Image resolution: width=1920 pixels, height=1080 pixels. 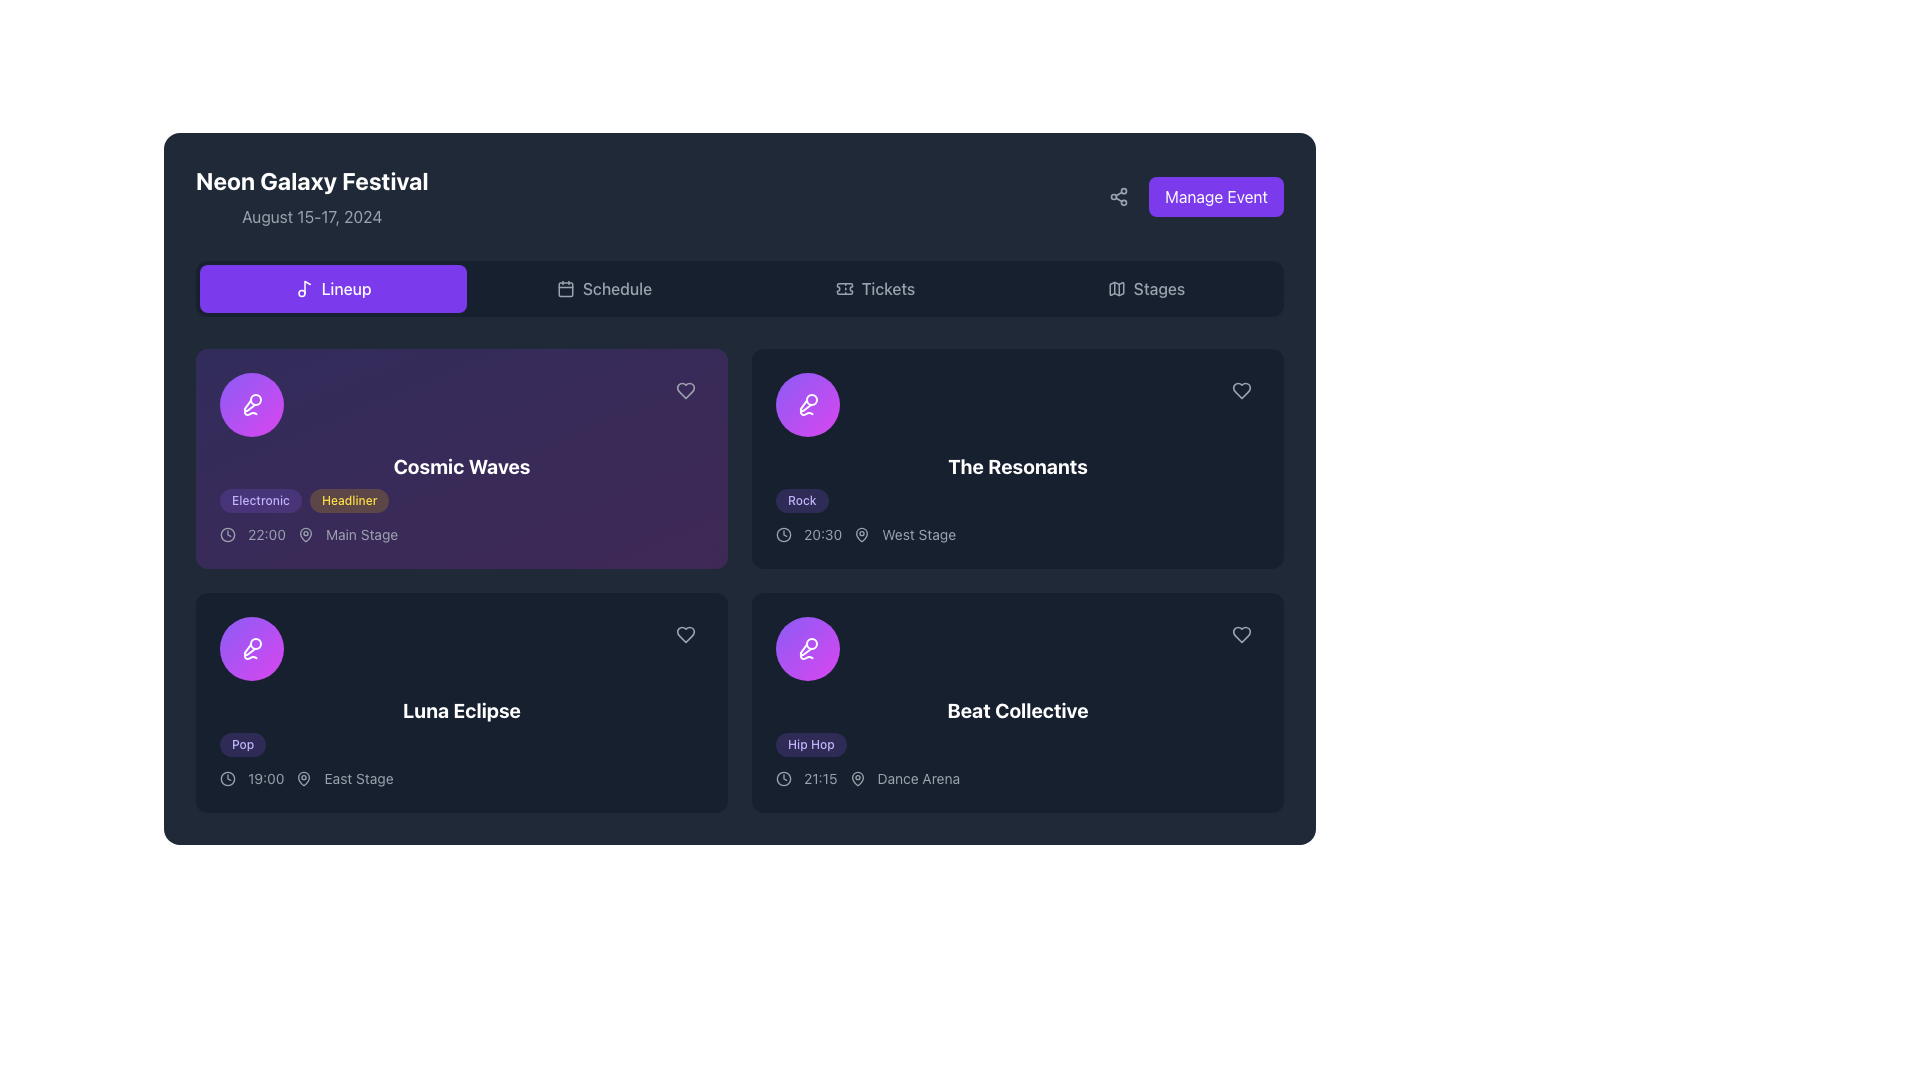 I want to click on the SVG circle element that represents a microphone, located at the top-right of the icon structure, so click(x=254, y=400).